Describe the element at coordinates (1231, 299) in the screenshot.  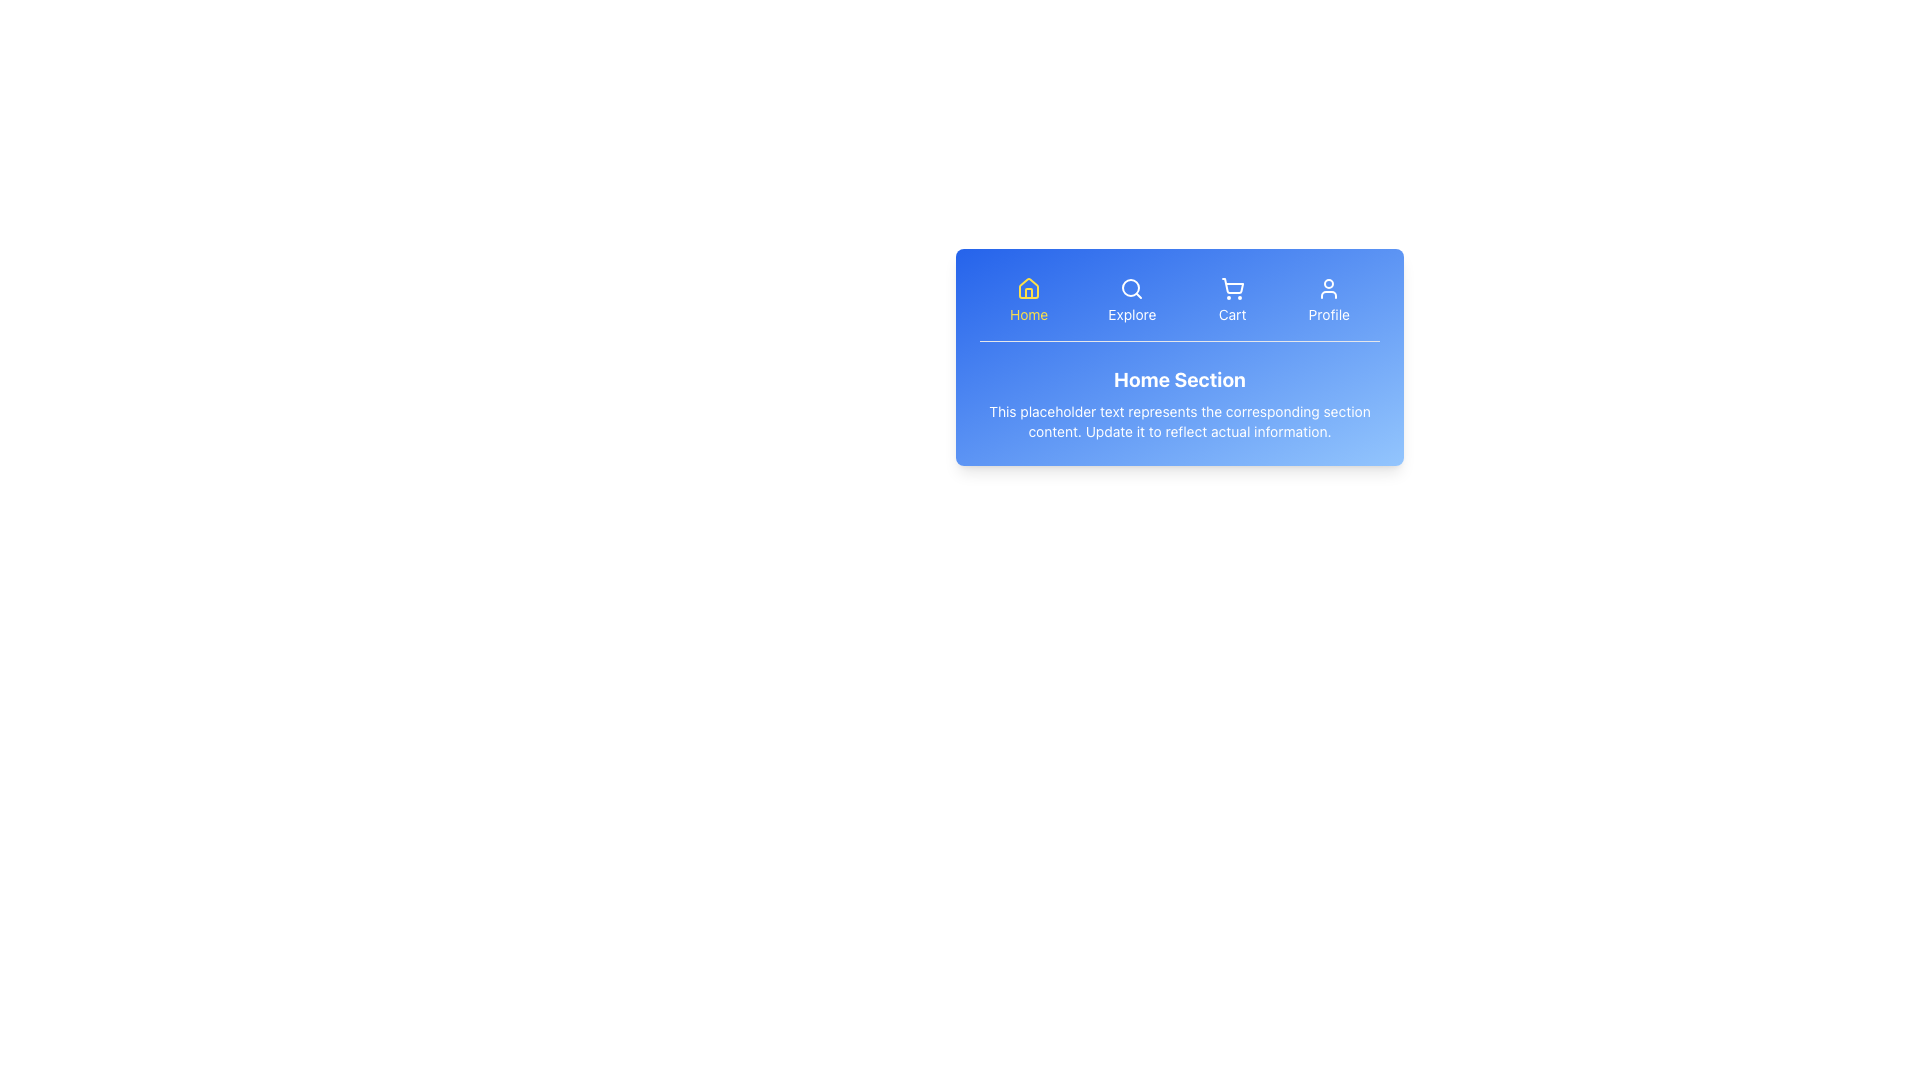
I see `the shopping cart button, which is the third element from the left in the navigation bar` at that location.